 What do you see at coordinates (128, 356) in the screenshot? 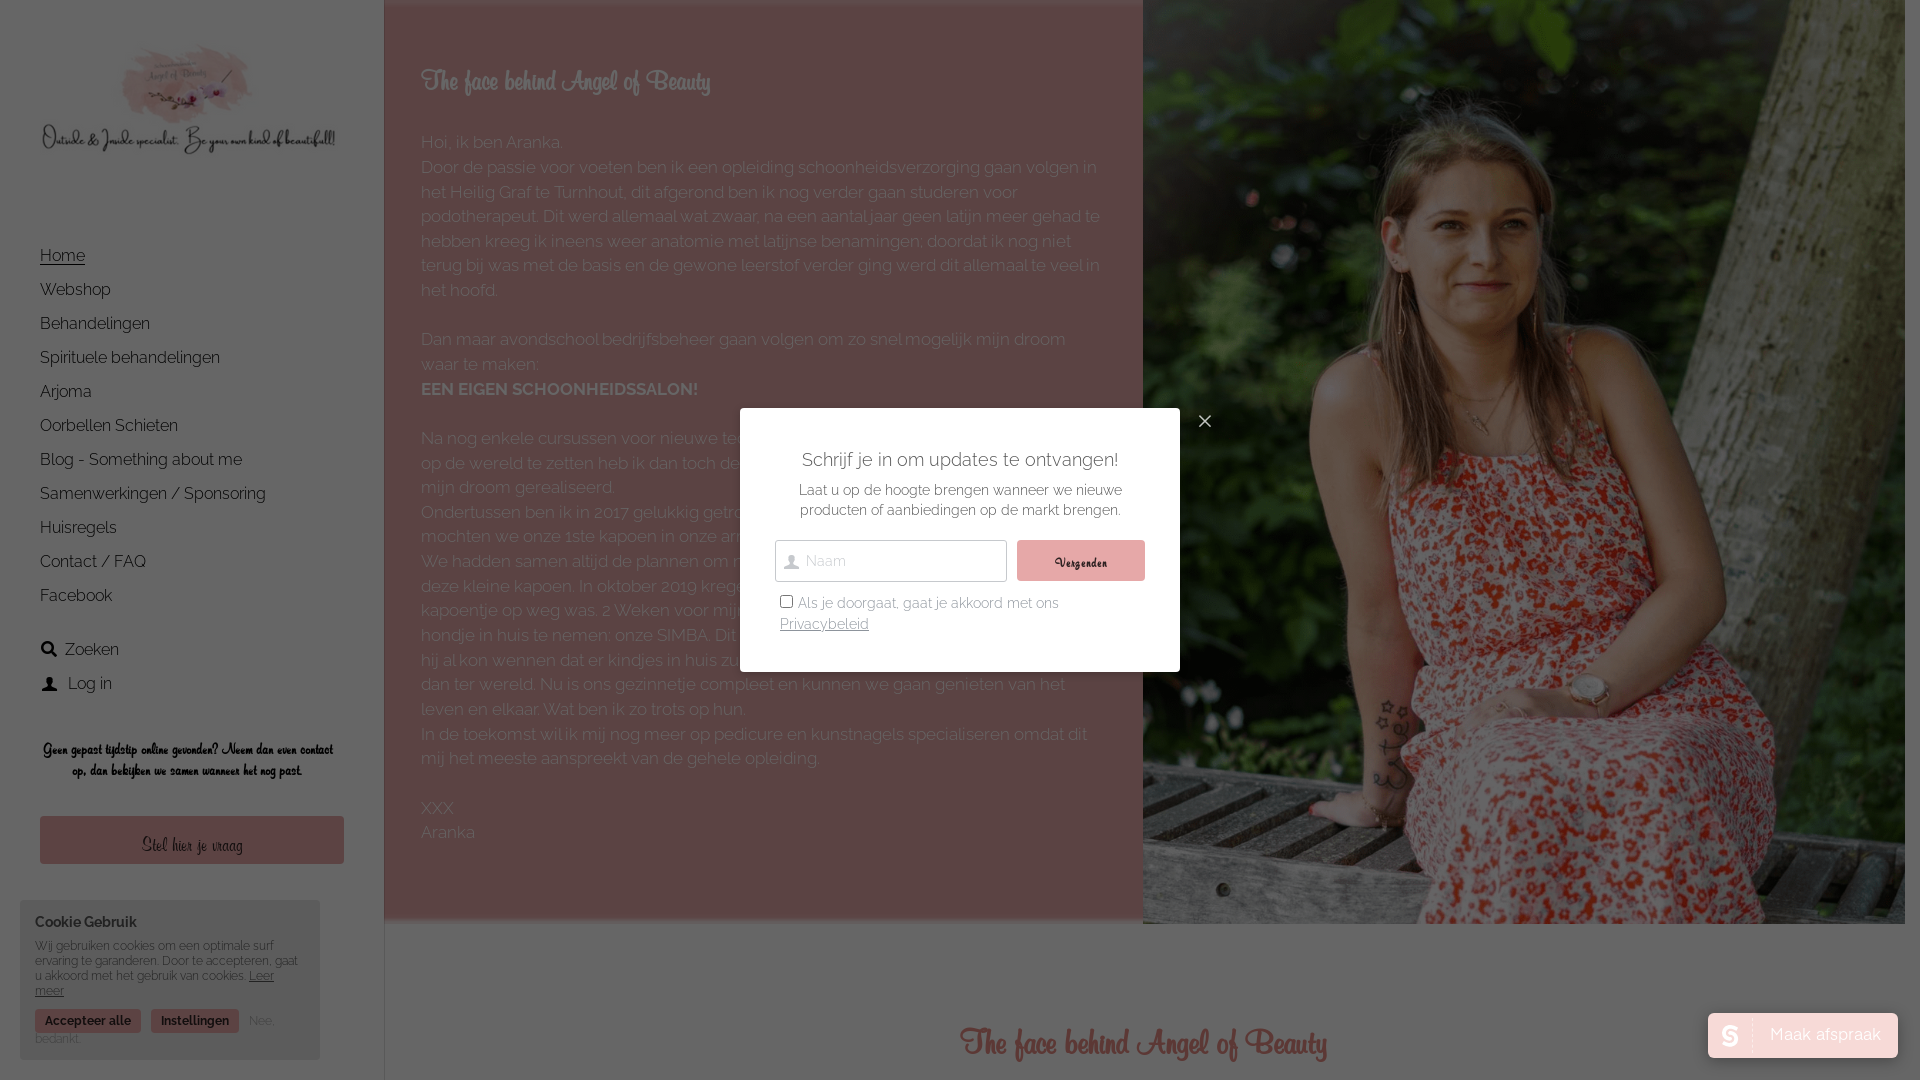
I see `'Spirituele behandelingen'` at bounding box center [128, 356].